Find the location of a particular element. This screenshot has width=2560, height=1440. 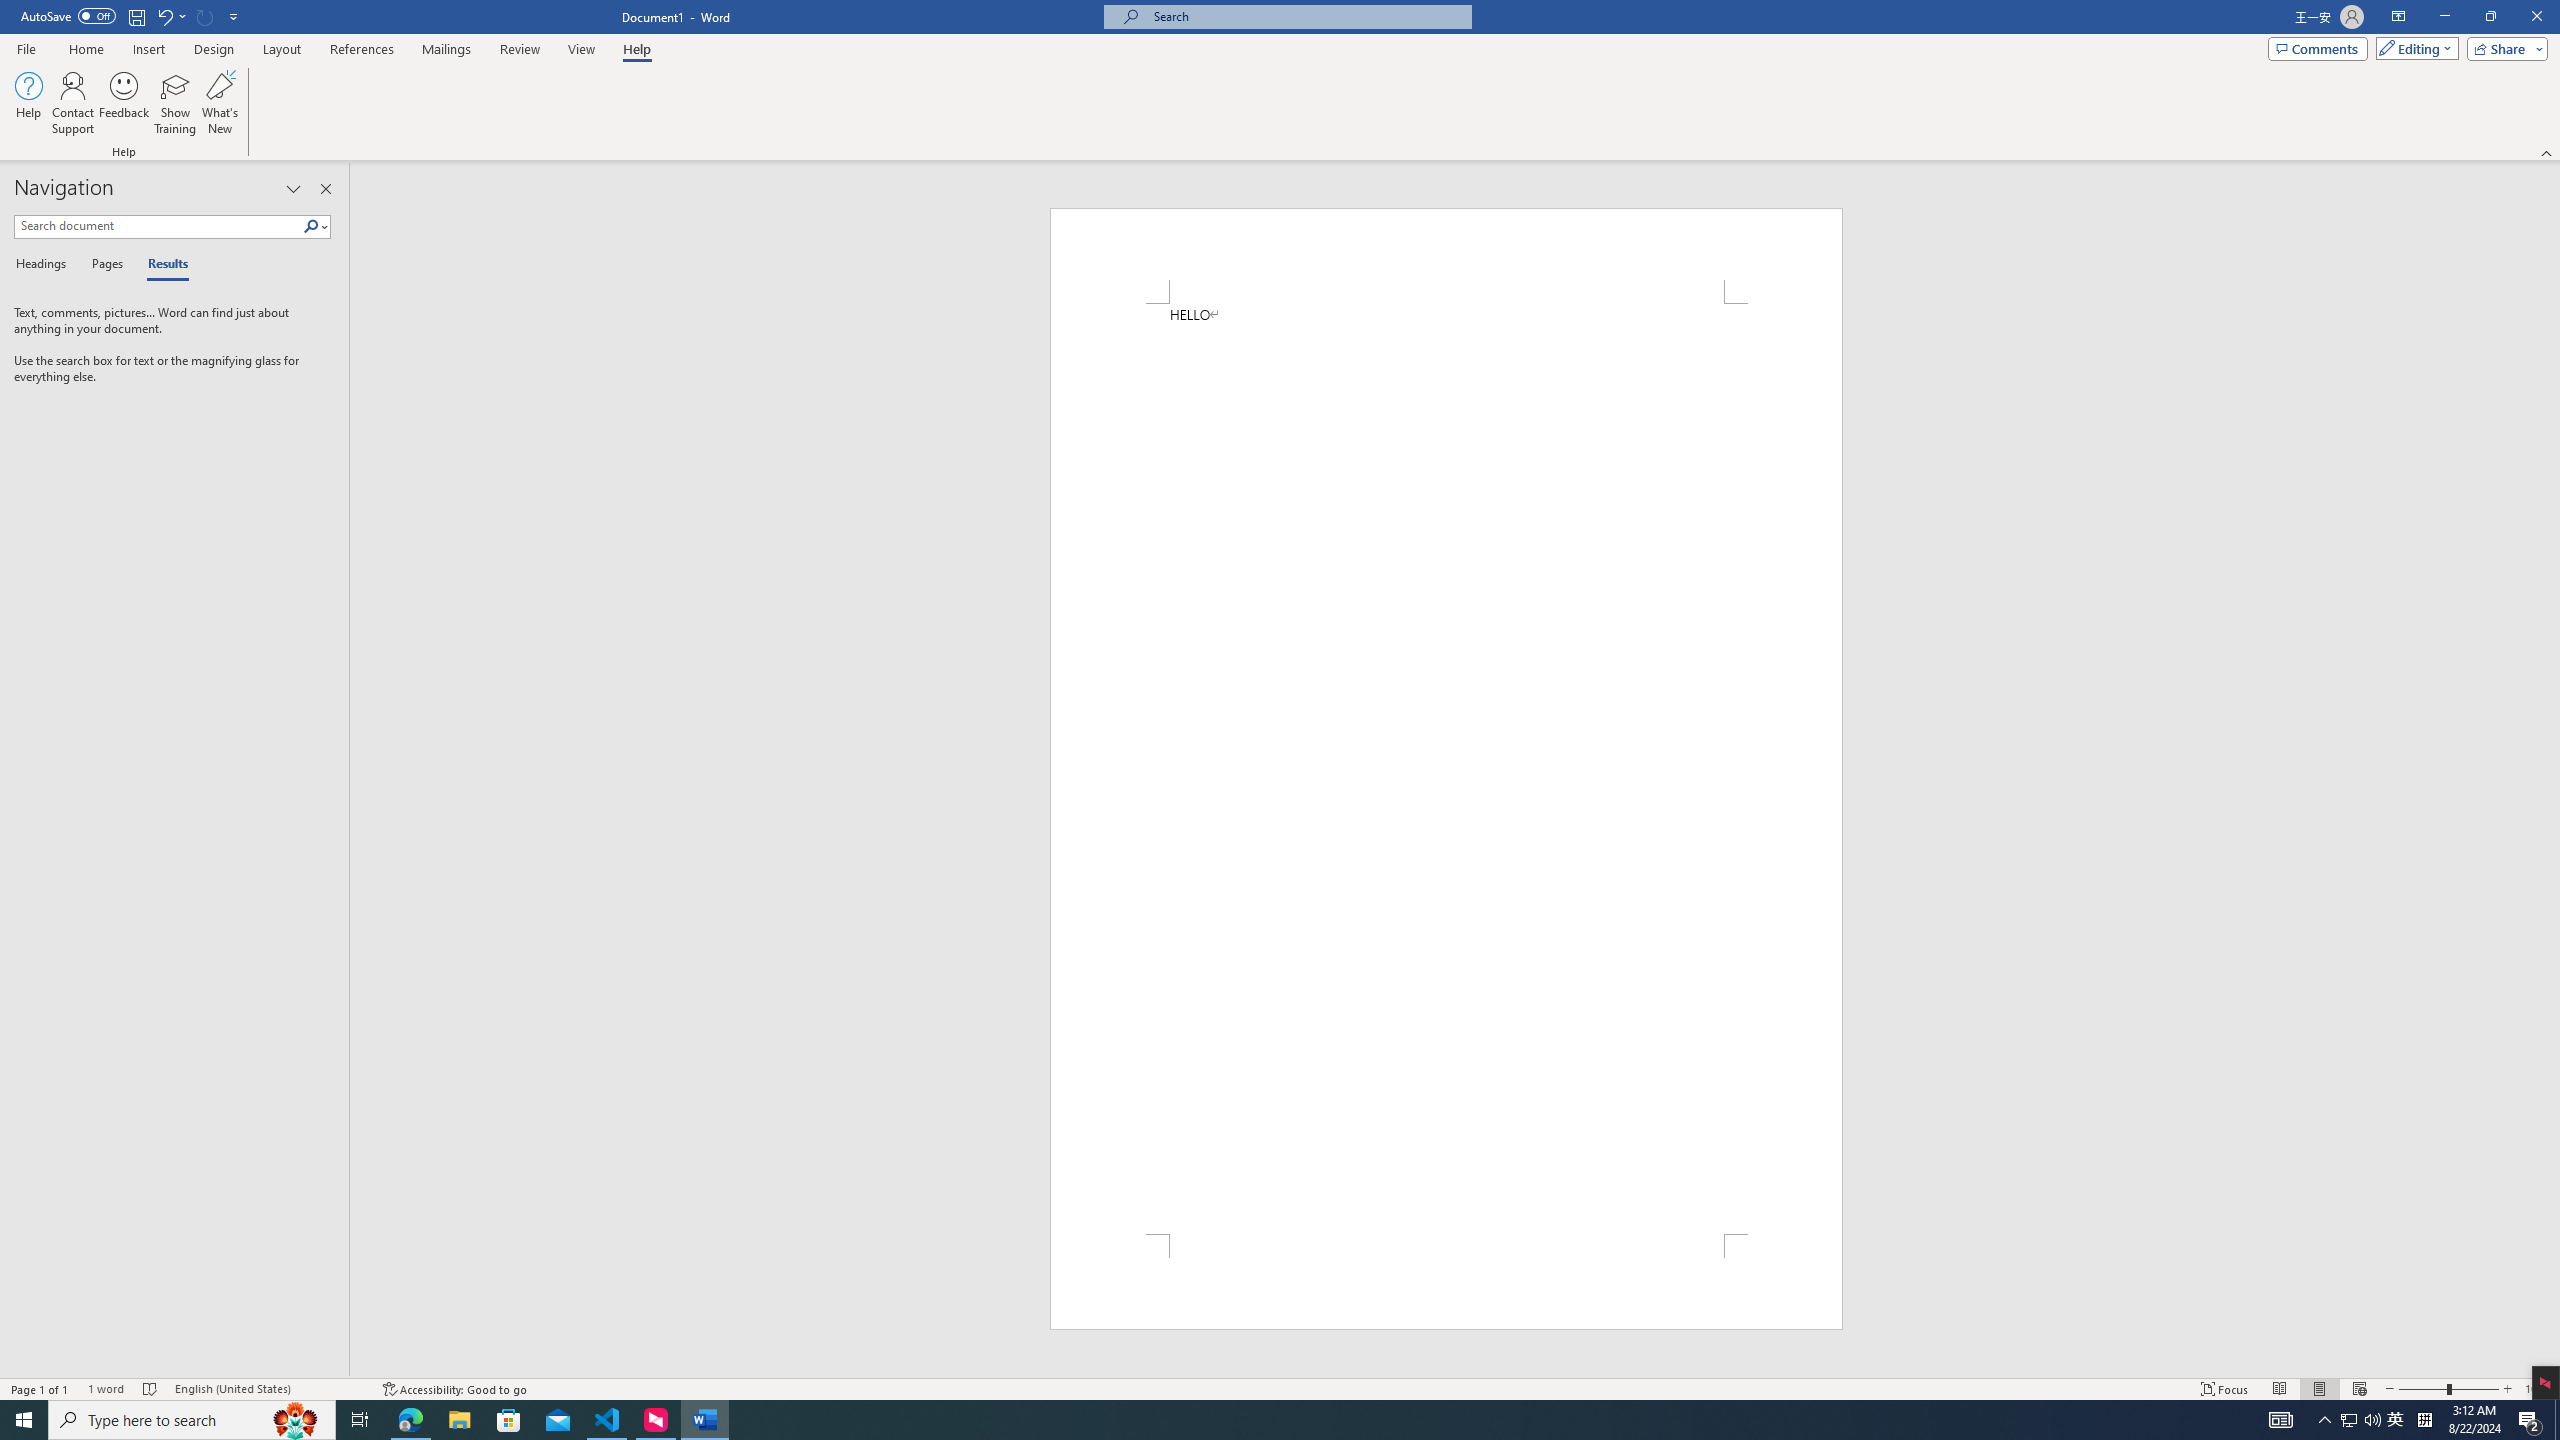

'Feedback' is located at coordinates (123, 103).